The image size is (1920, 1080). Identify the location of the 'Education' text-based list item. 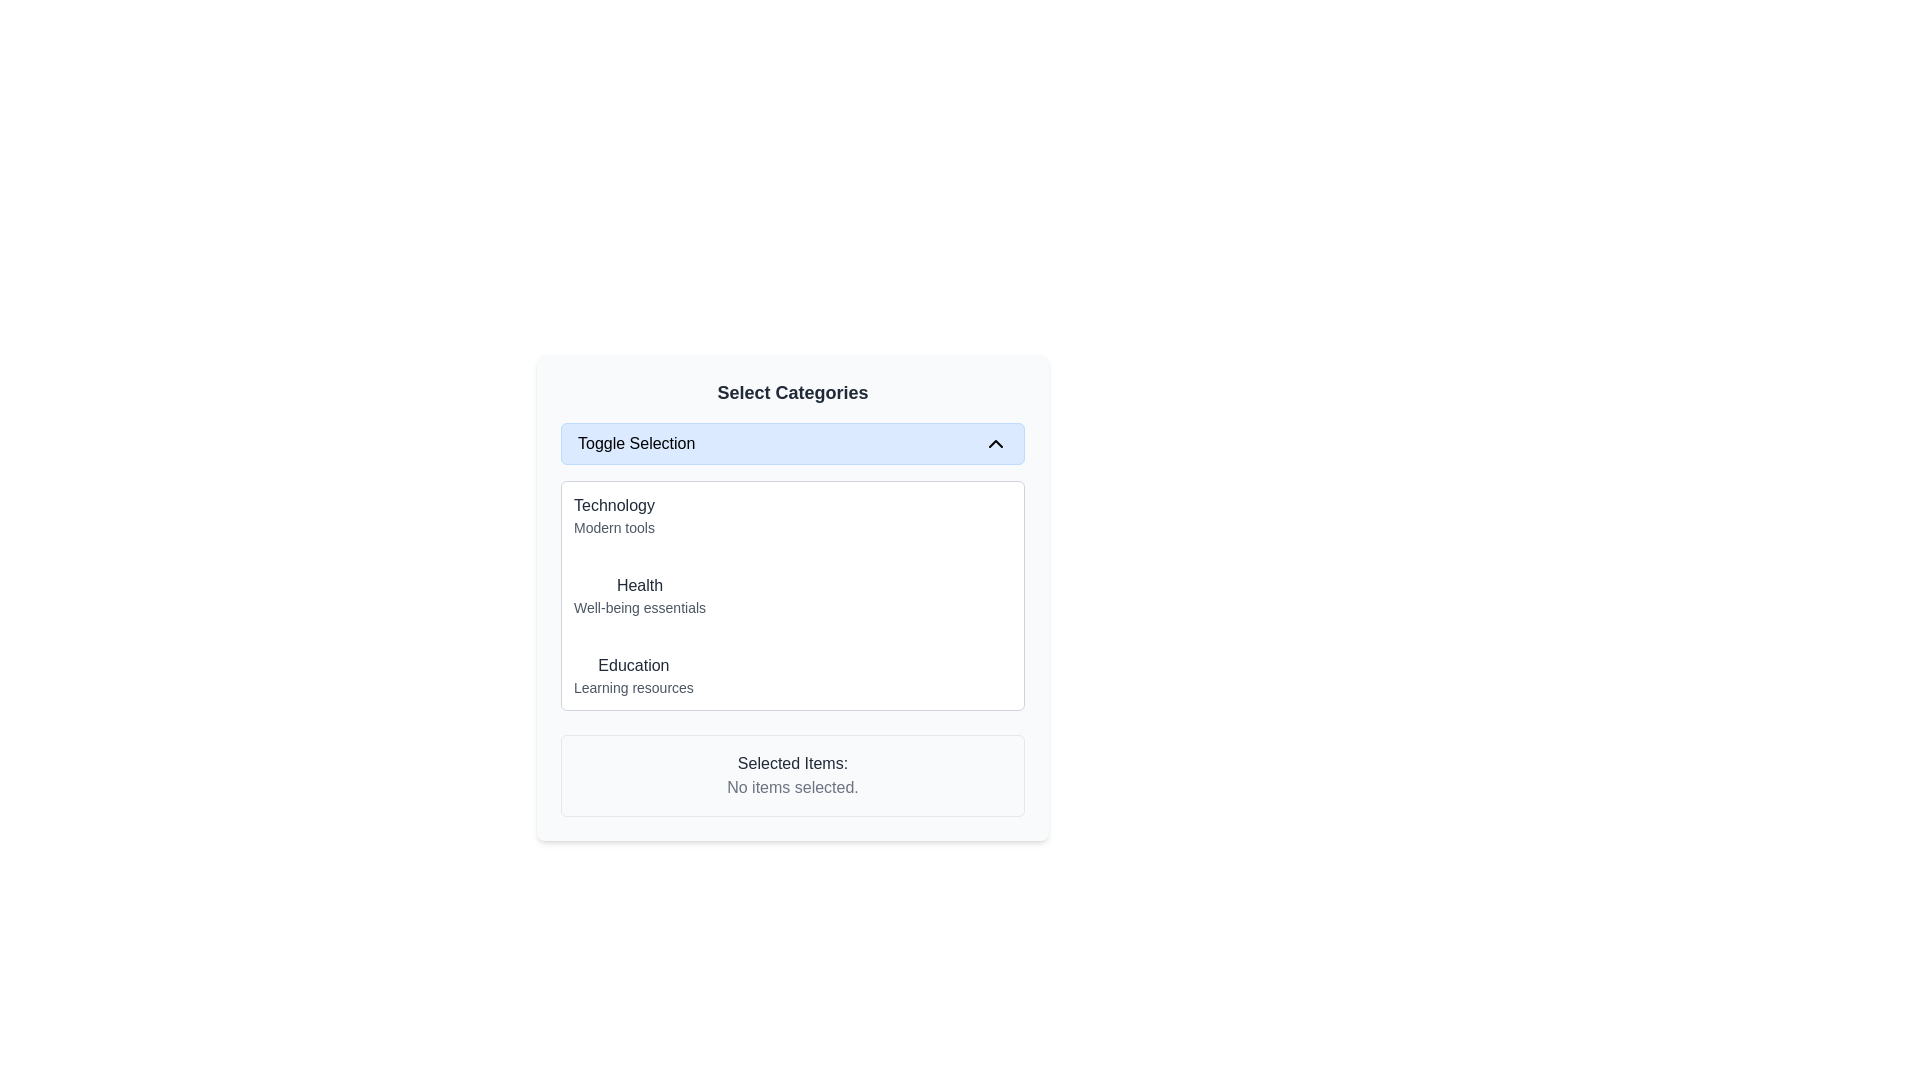
(632, 675).